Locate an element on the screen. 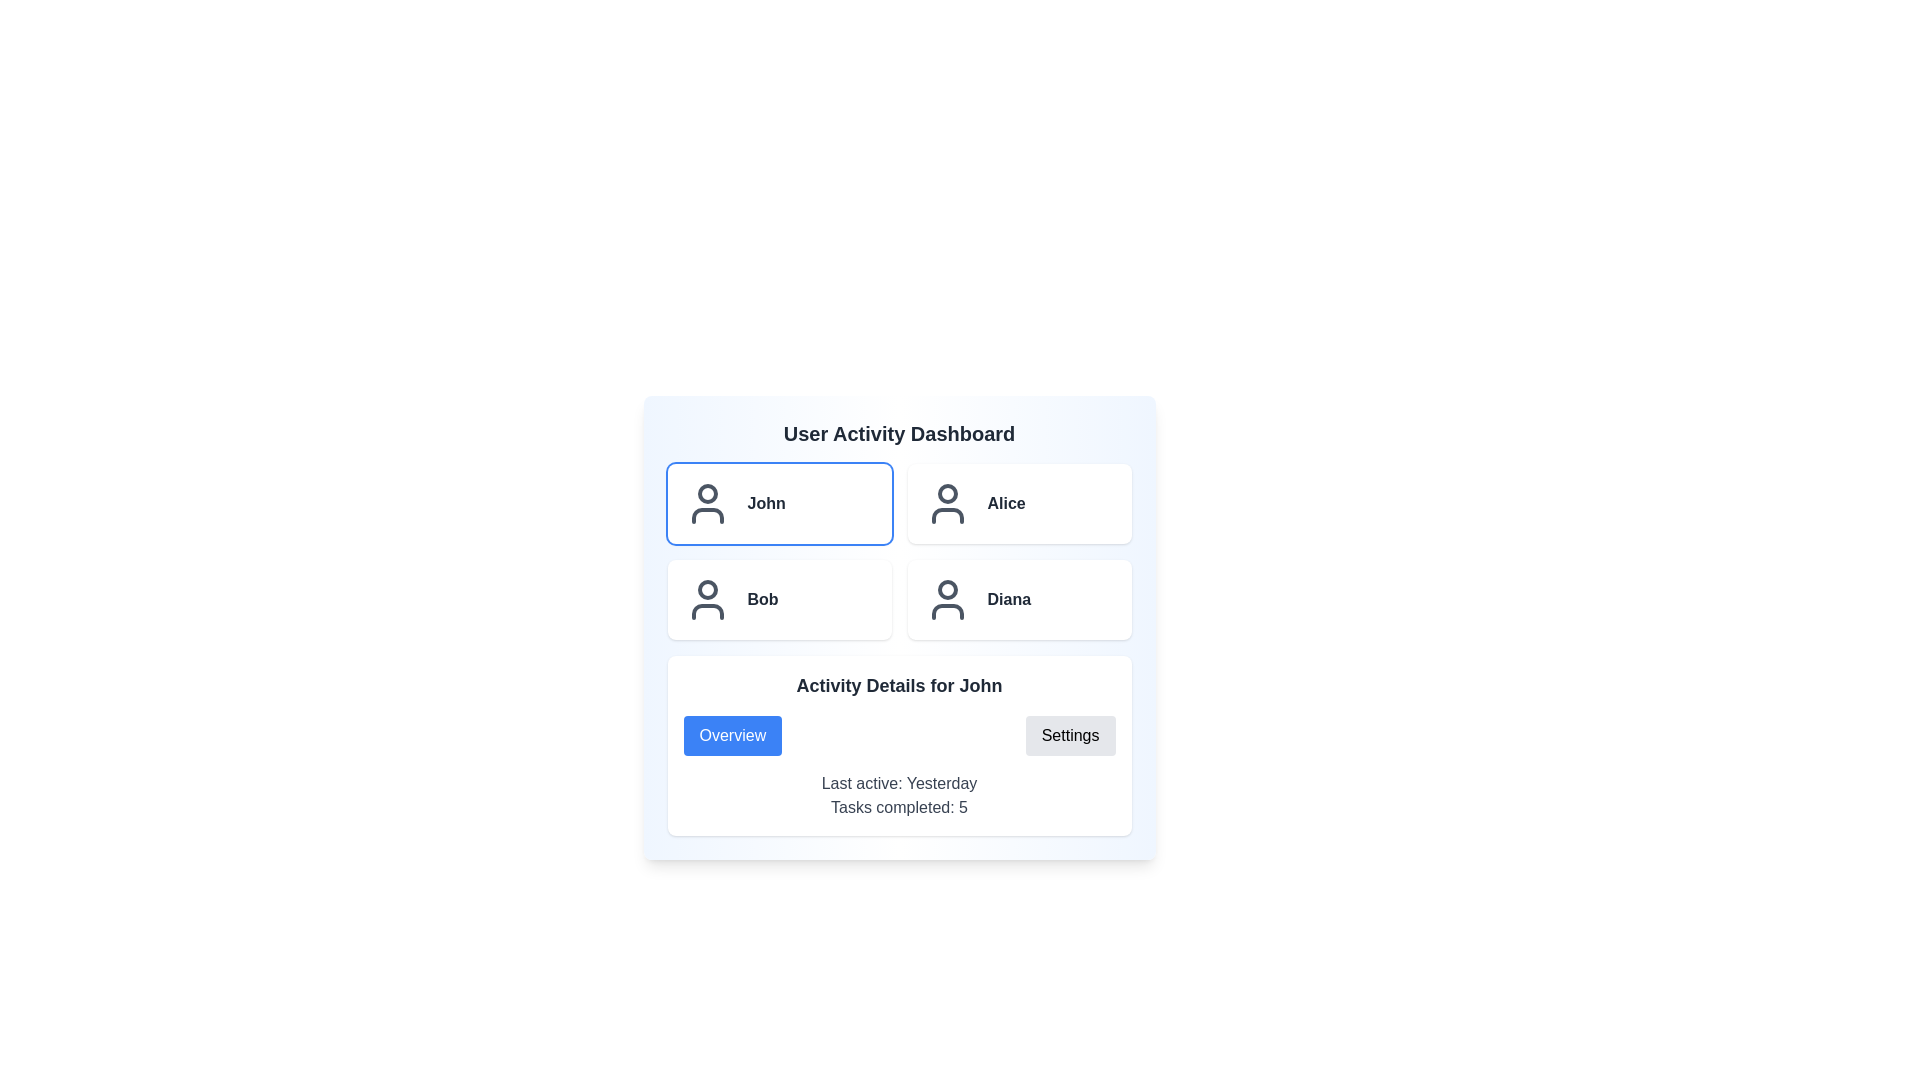 Image resolution: width=1920 pixels, height=1080 pixels. the selectable user card for Alice, which features a white background, rounded corners, and contains her name in bold, dark gray font is located at coordinates (1019, 503).